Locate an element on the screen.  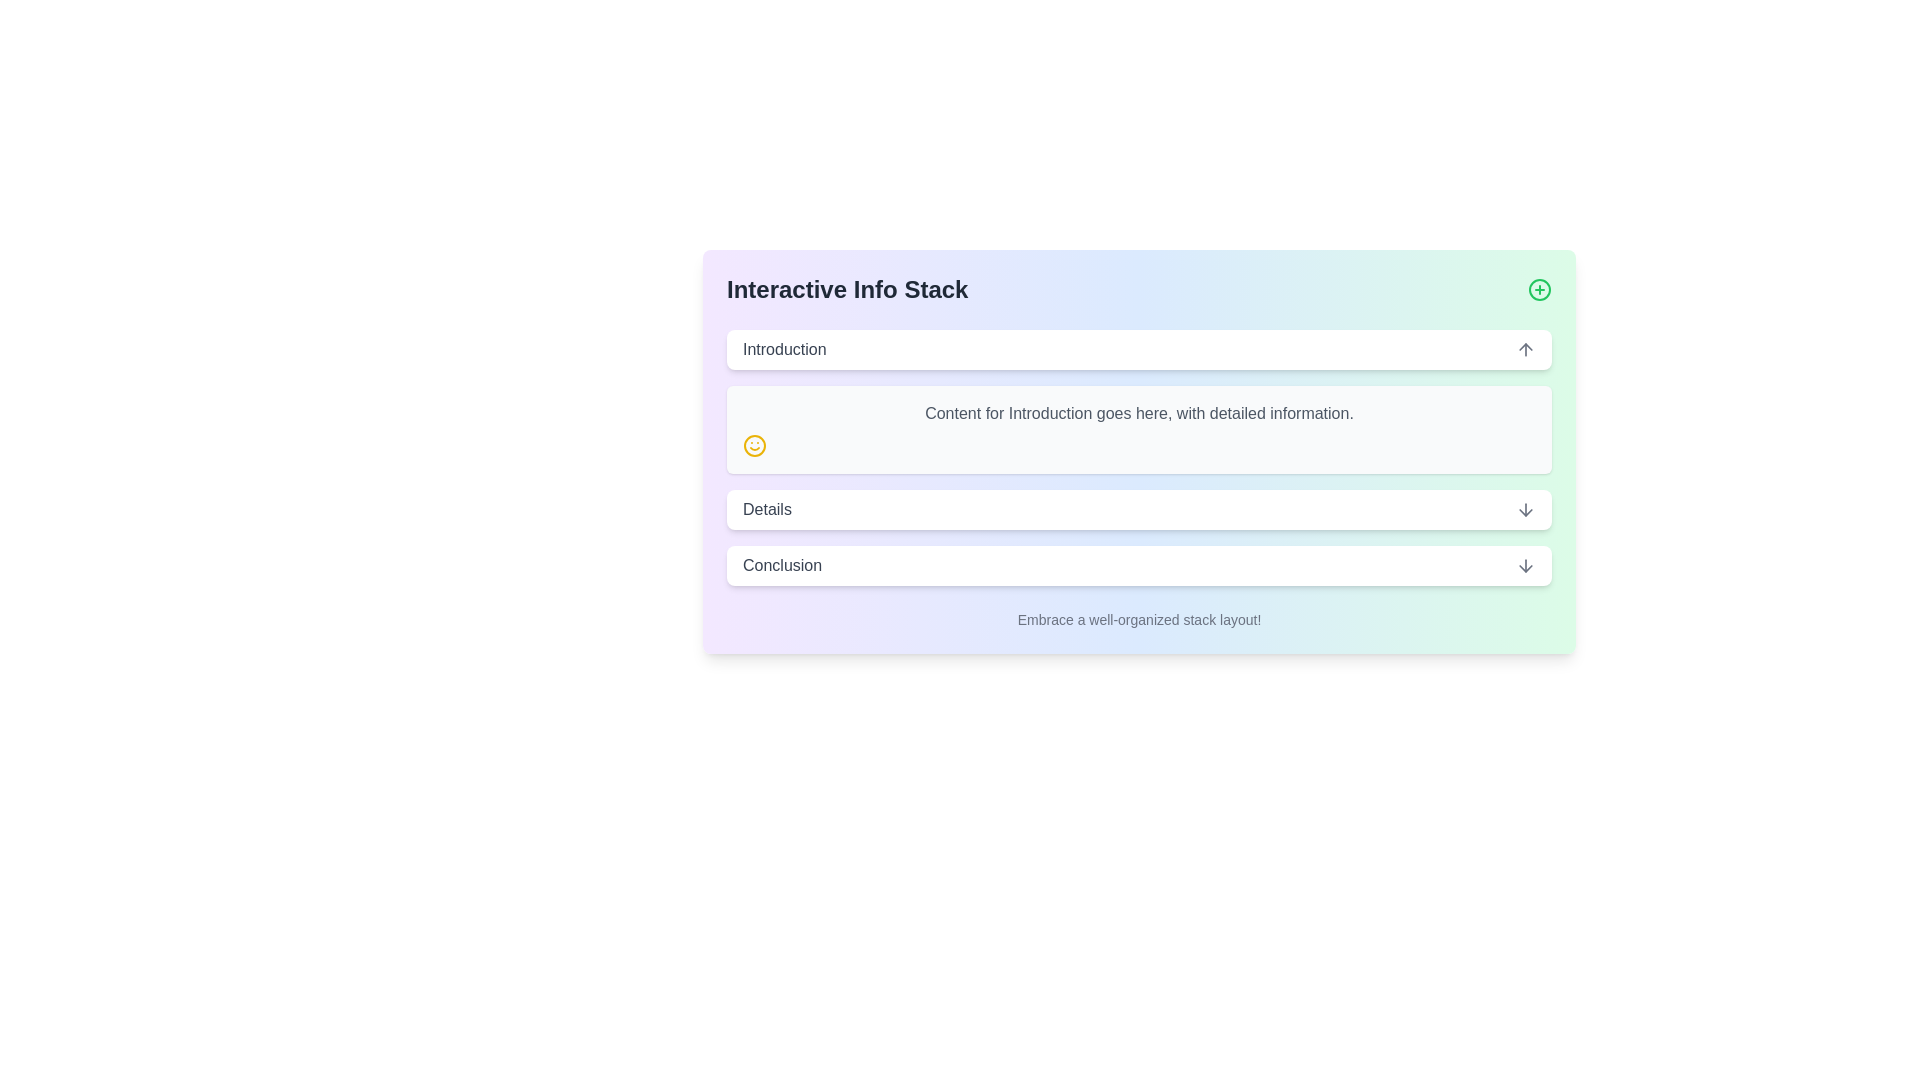
the Text Display Block located directly under the 'Introduction' header, which presents descriptive and informational text is located at coordinates (1139, 428).